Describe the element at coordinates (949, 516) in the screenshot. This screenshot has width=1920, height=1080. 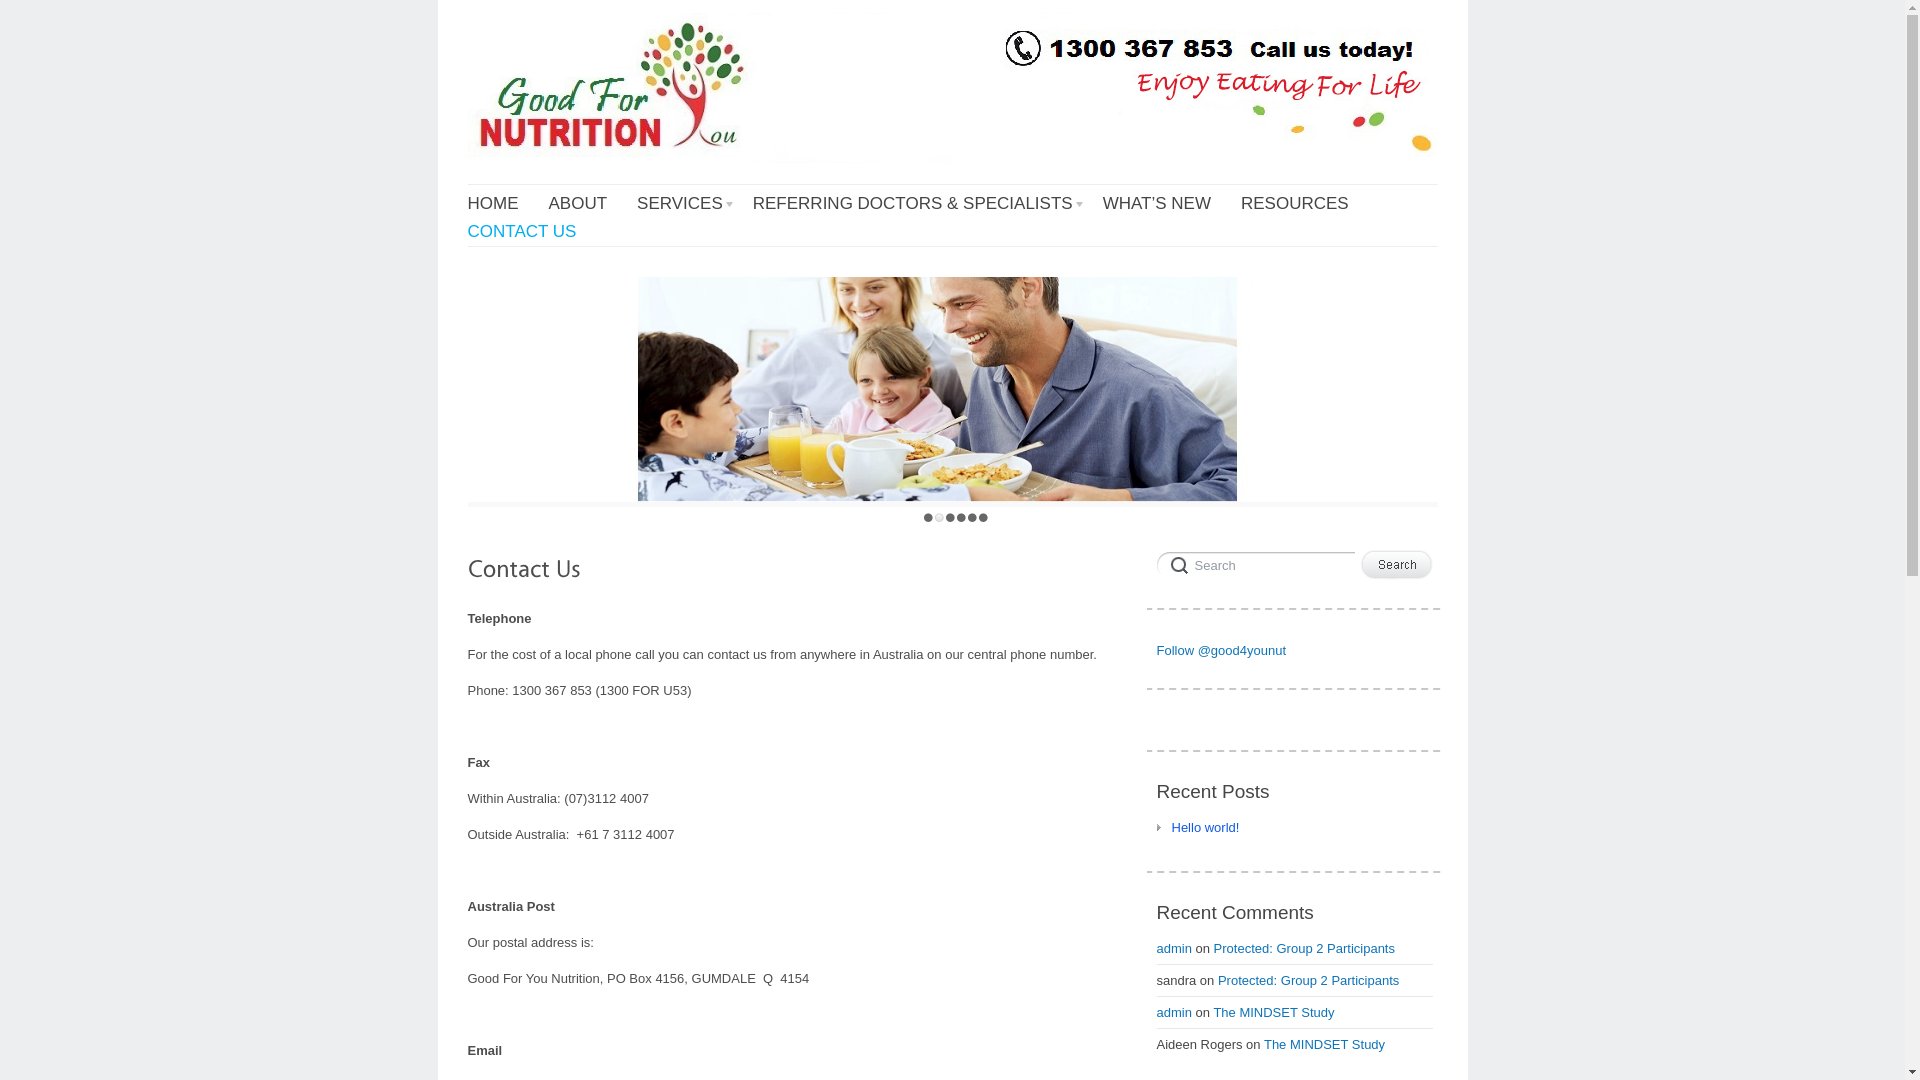
I see `'3'` at that location.